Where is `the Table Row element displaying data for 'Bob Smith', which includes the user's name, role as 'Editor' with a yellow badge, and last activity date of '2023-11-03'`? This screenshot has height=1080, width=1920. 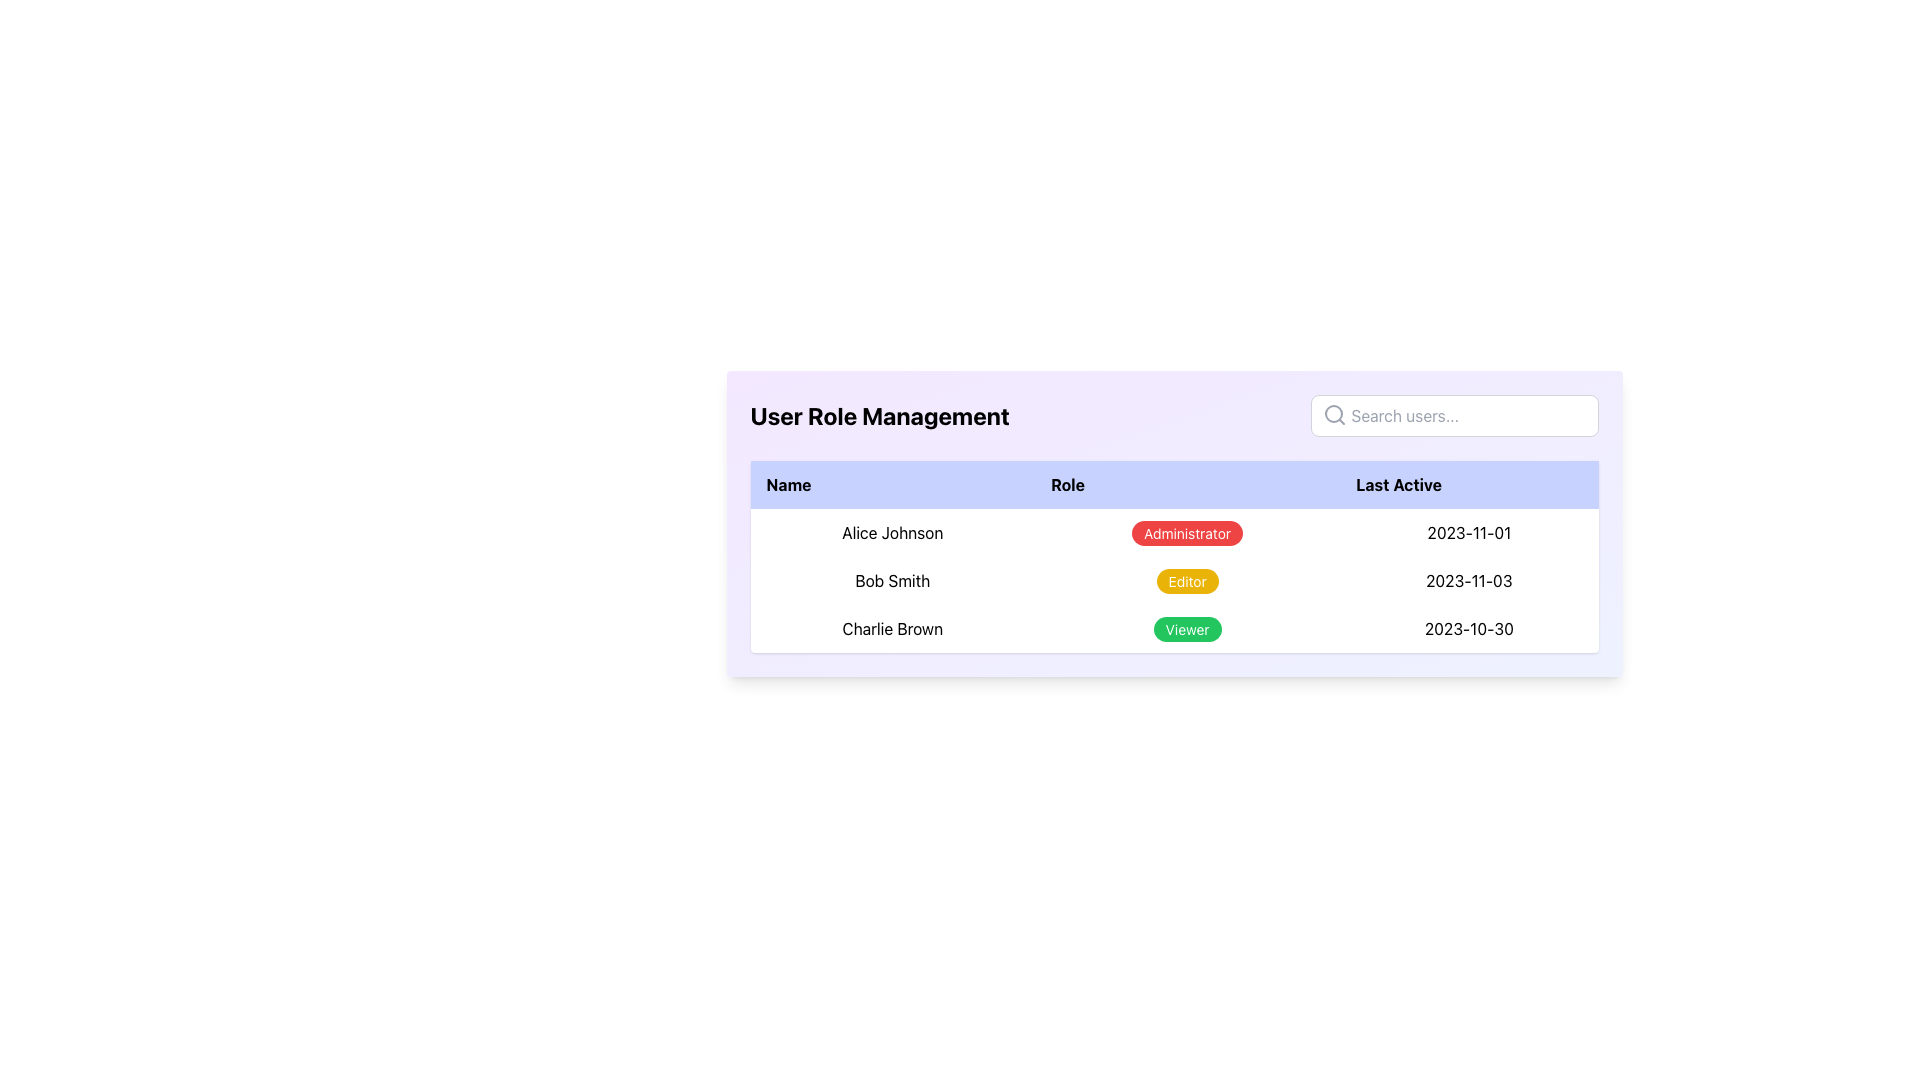
the Table Row element displaying data for 'Bob Smith', which includes the user's name, role as 'Editor' with a yellow badge, and last activity date of '2023-11-03' is located at coordinates (1174, 581).